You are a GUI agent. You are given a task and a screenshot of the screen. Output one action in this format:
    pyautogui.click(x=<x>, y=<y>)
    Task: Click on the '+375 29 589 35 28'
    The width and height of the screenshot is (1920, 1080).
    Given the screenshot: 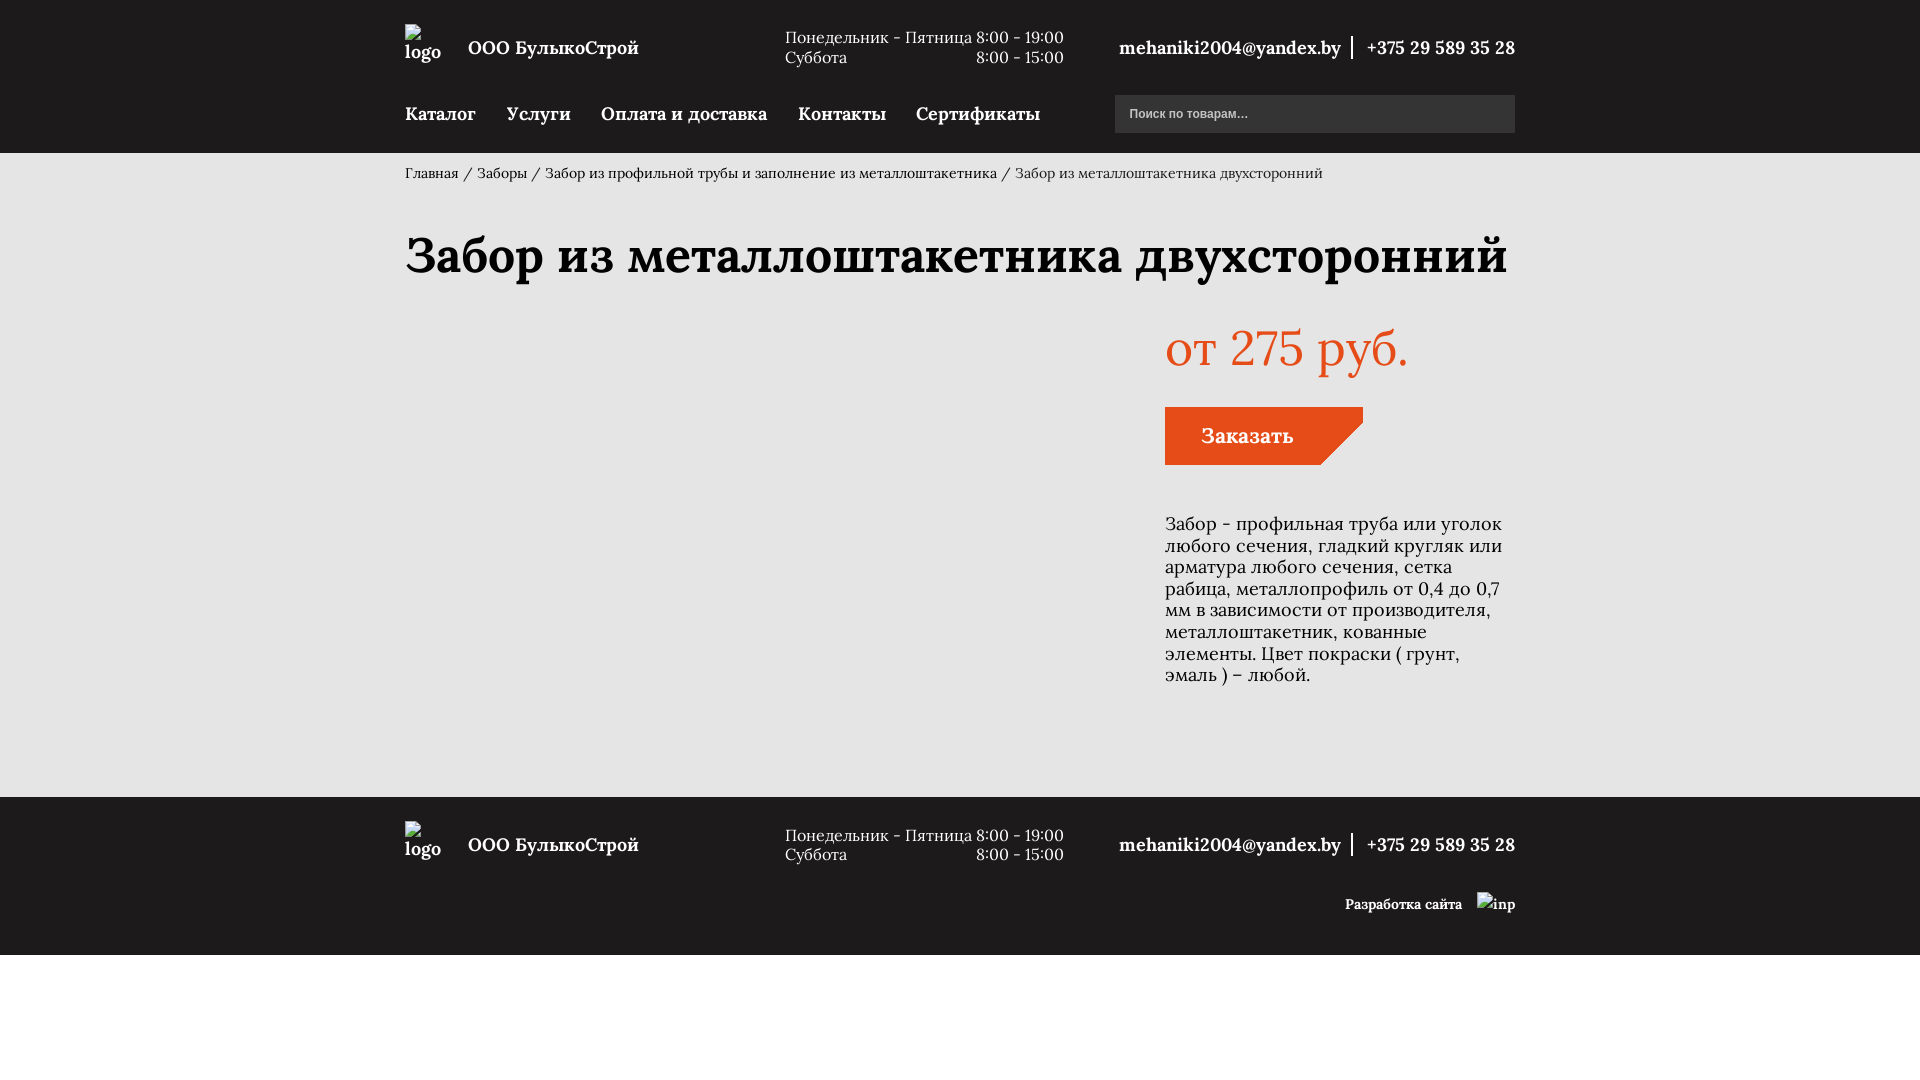 What is the action you would take?
    pyautogui.click(x=1357, y=46)
    